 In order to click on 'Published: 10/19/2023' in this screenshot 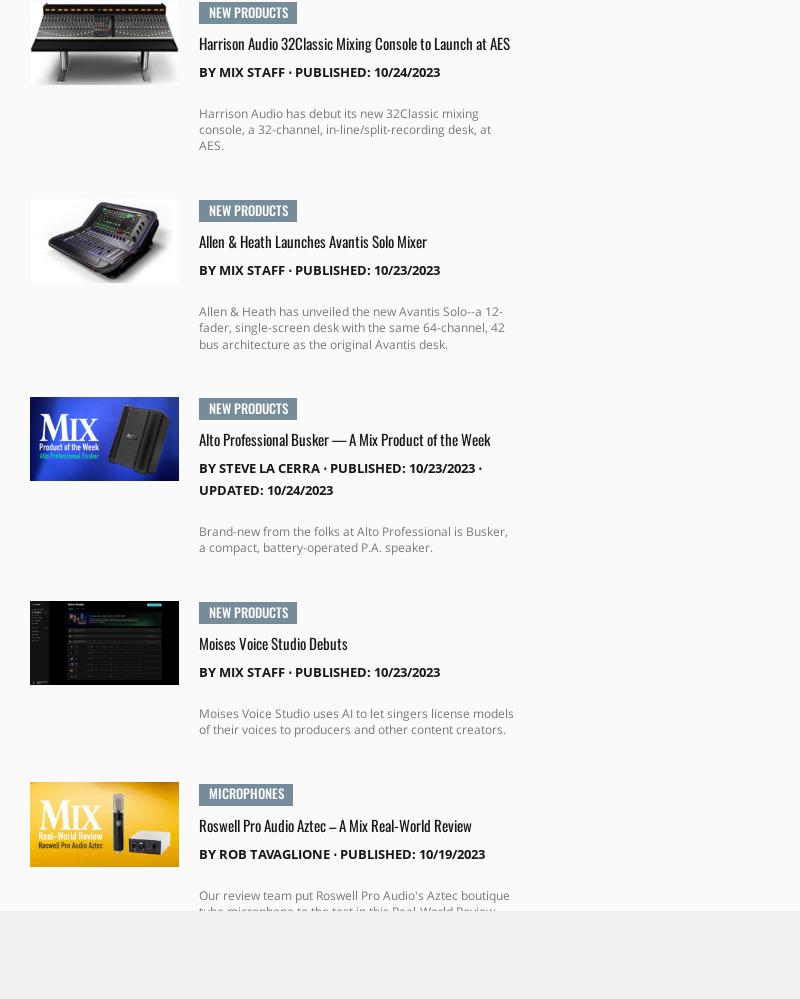, I will do `click(411, 852)`.